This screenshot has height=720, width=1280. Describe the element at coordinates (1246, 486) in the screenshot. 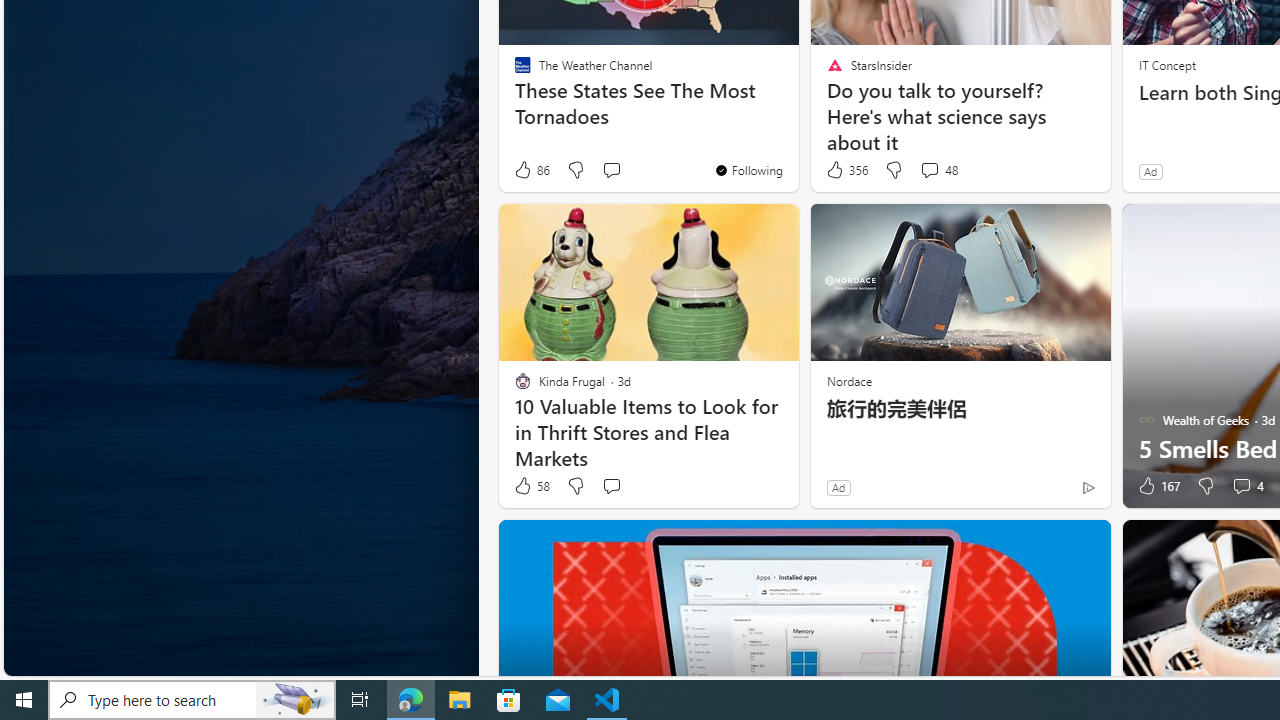

I see `'View comments 4 Comment'` at that location.